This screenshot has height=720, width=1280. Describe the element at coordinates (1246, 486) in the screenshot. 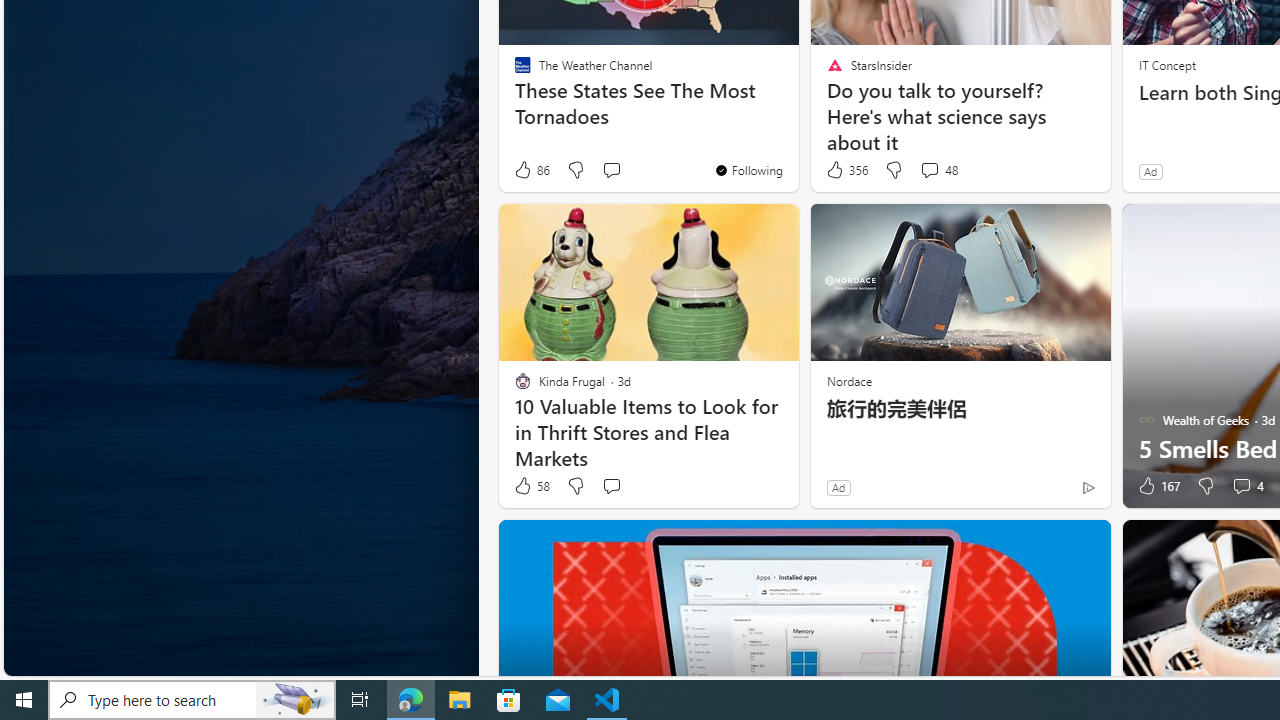

I see `'View comments 4 Comment'` at that location.